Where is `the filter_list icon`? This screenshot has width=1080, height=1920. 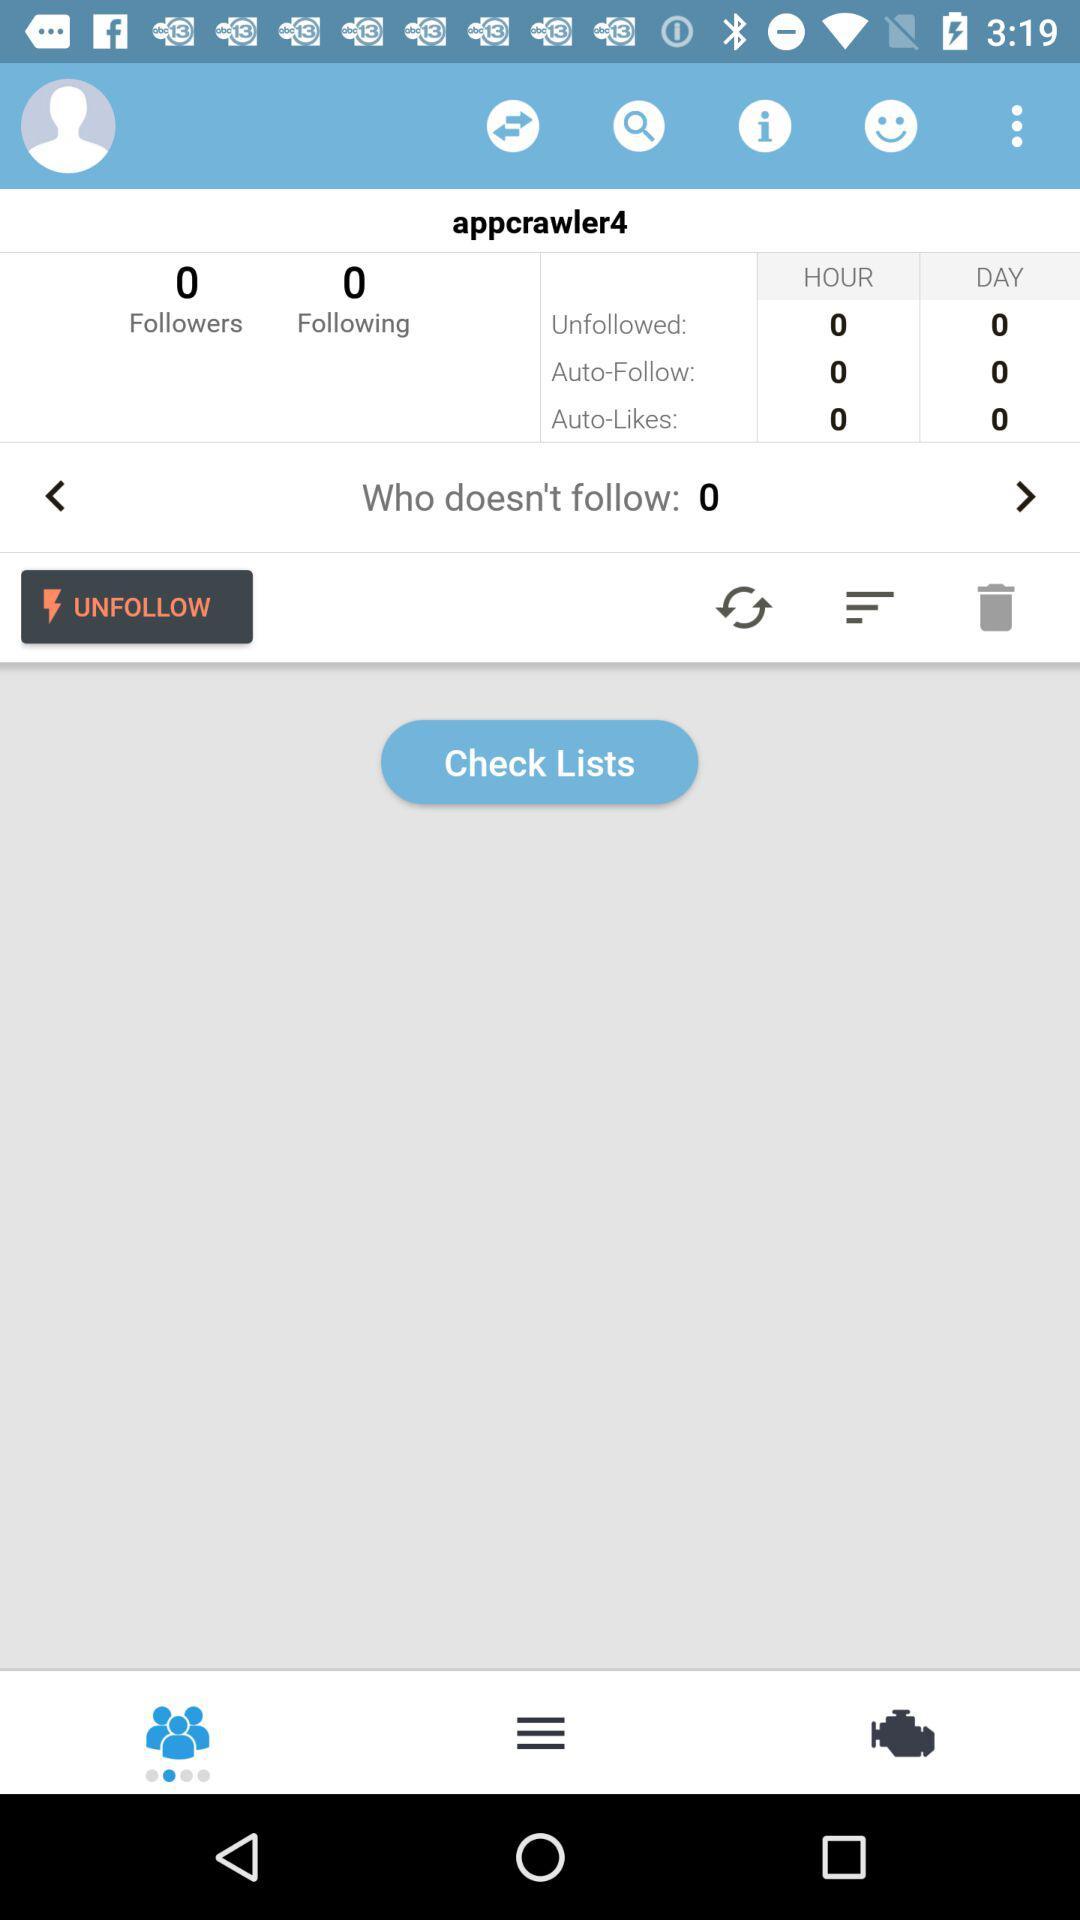 the filter_list icon is located at coordinates (869, 606).